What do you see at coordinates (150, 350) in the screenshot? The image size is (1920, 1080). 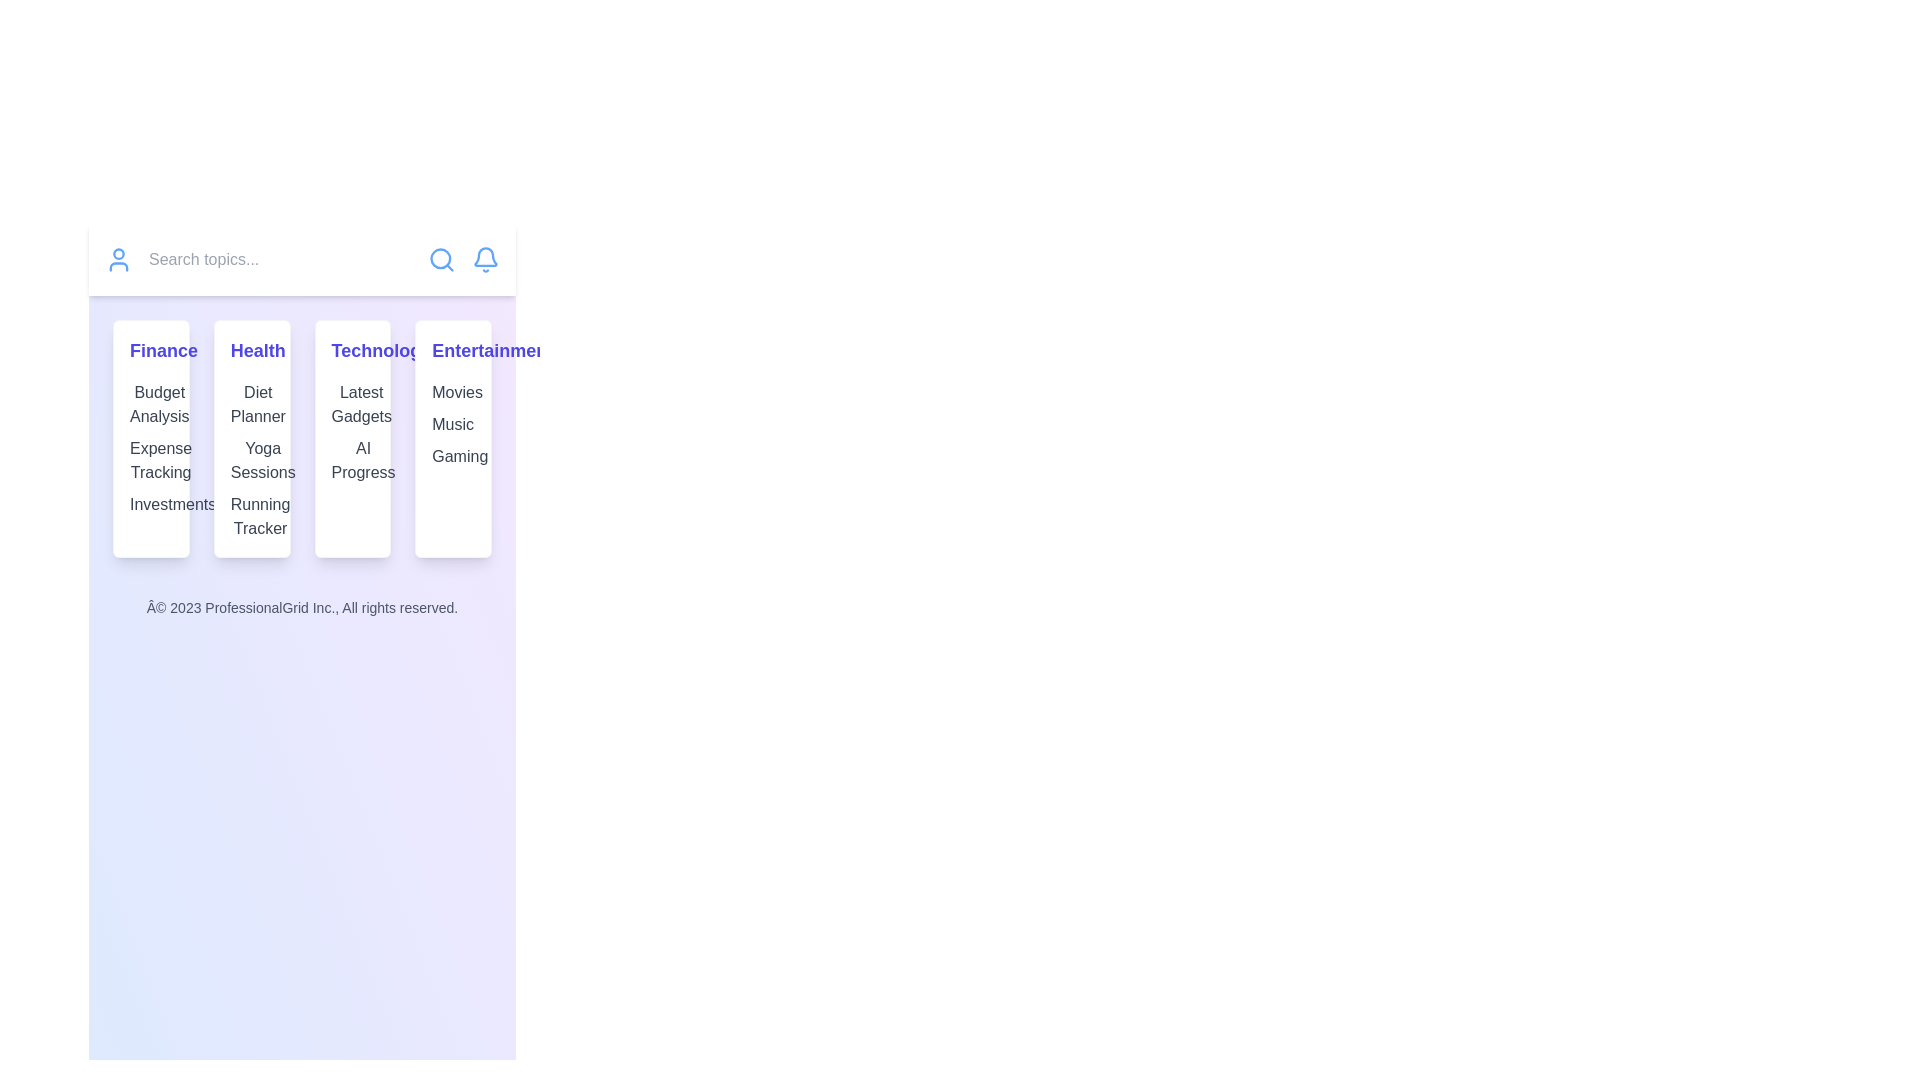 I see `the Text label that serves as a title or label for the associated content category, located in the top-left corner of the card` at bounding box center [150, 350].